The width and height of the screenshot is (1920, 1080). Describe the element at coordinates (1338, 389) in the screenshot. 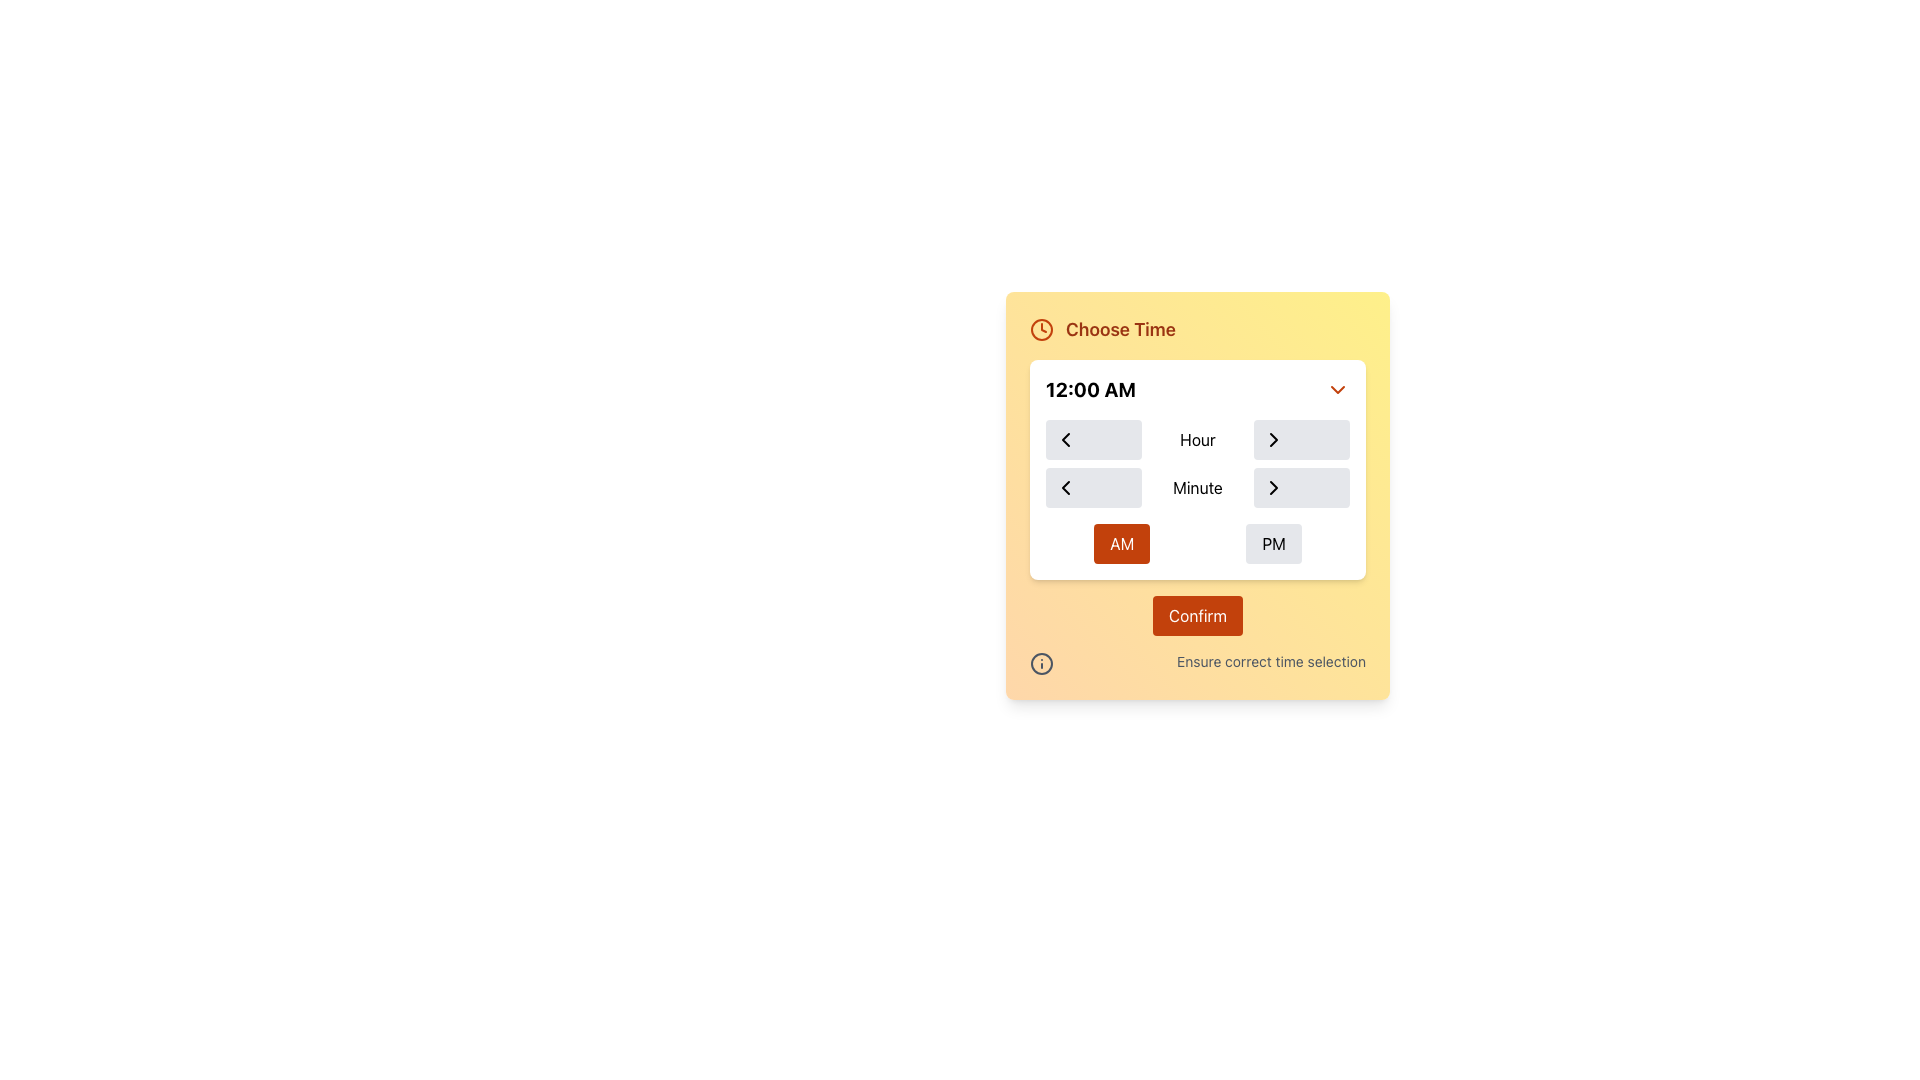

I see `the orange-colored downward-facing arrow dropdown toggle icon located to the right of the '12:00 AM' time label` at that location.